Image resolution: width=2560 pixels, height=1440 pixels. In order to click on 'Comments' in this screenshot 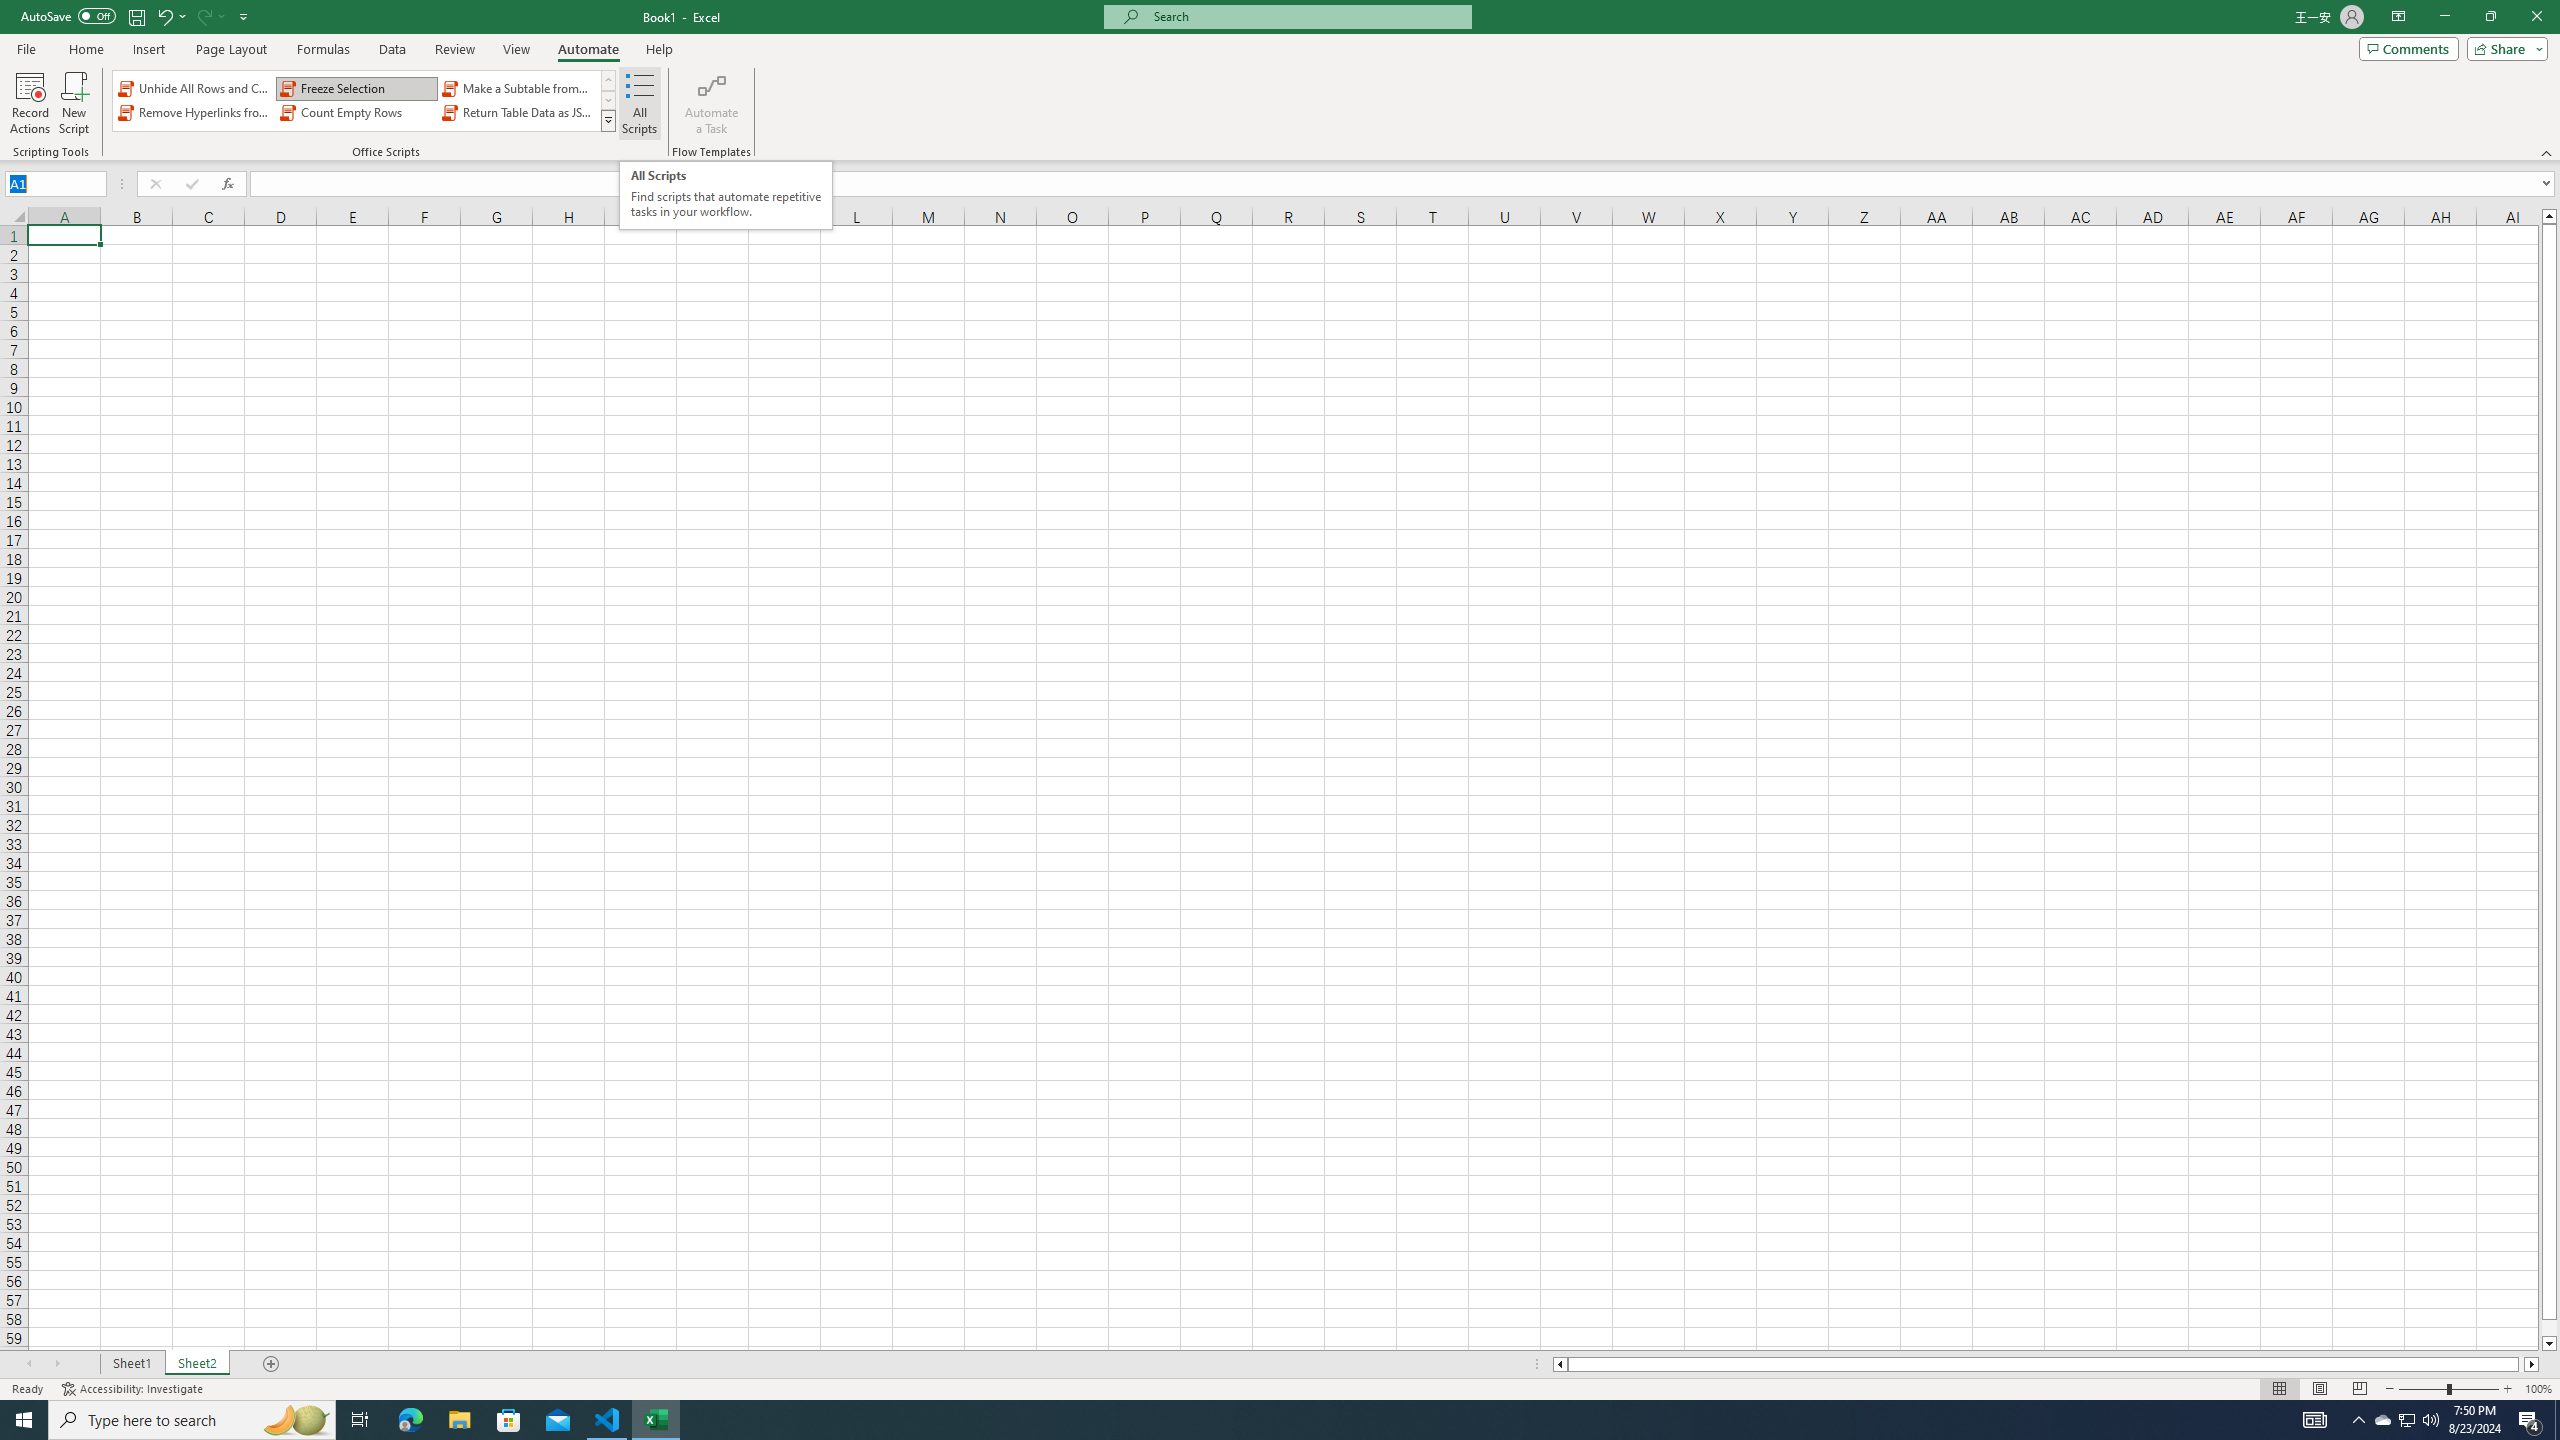, I will do `click(2408, 47)`.